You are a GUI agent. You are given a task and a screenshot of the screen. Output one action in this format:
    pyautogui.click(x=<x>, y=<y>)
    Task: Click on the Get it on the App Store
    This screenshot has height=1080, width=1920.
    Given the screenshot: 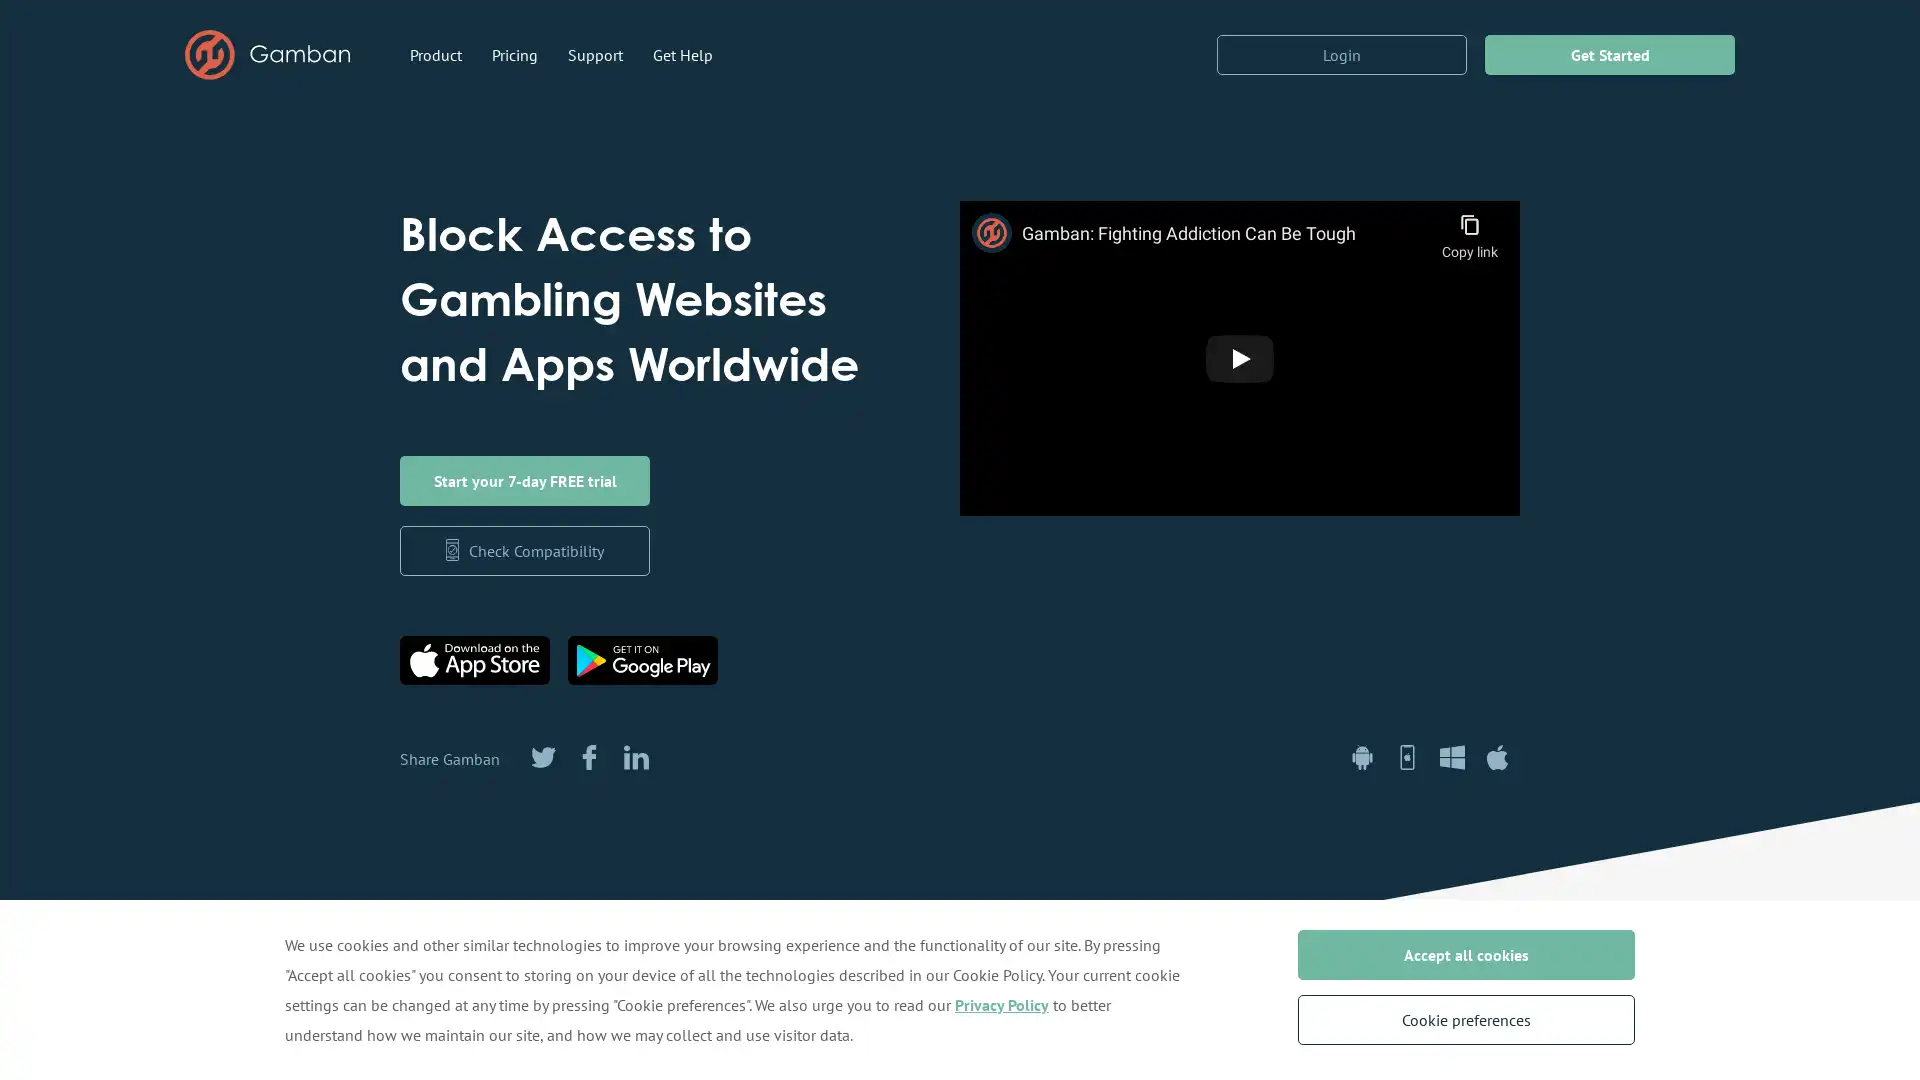 What is the action you would take?
    pyautogui.click(x=474, y=660)
    